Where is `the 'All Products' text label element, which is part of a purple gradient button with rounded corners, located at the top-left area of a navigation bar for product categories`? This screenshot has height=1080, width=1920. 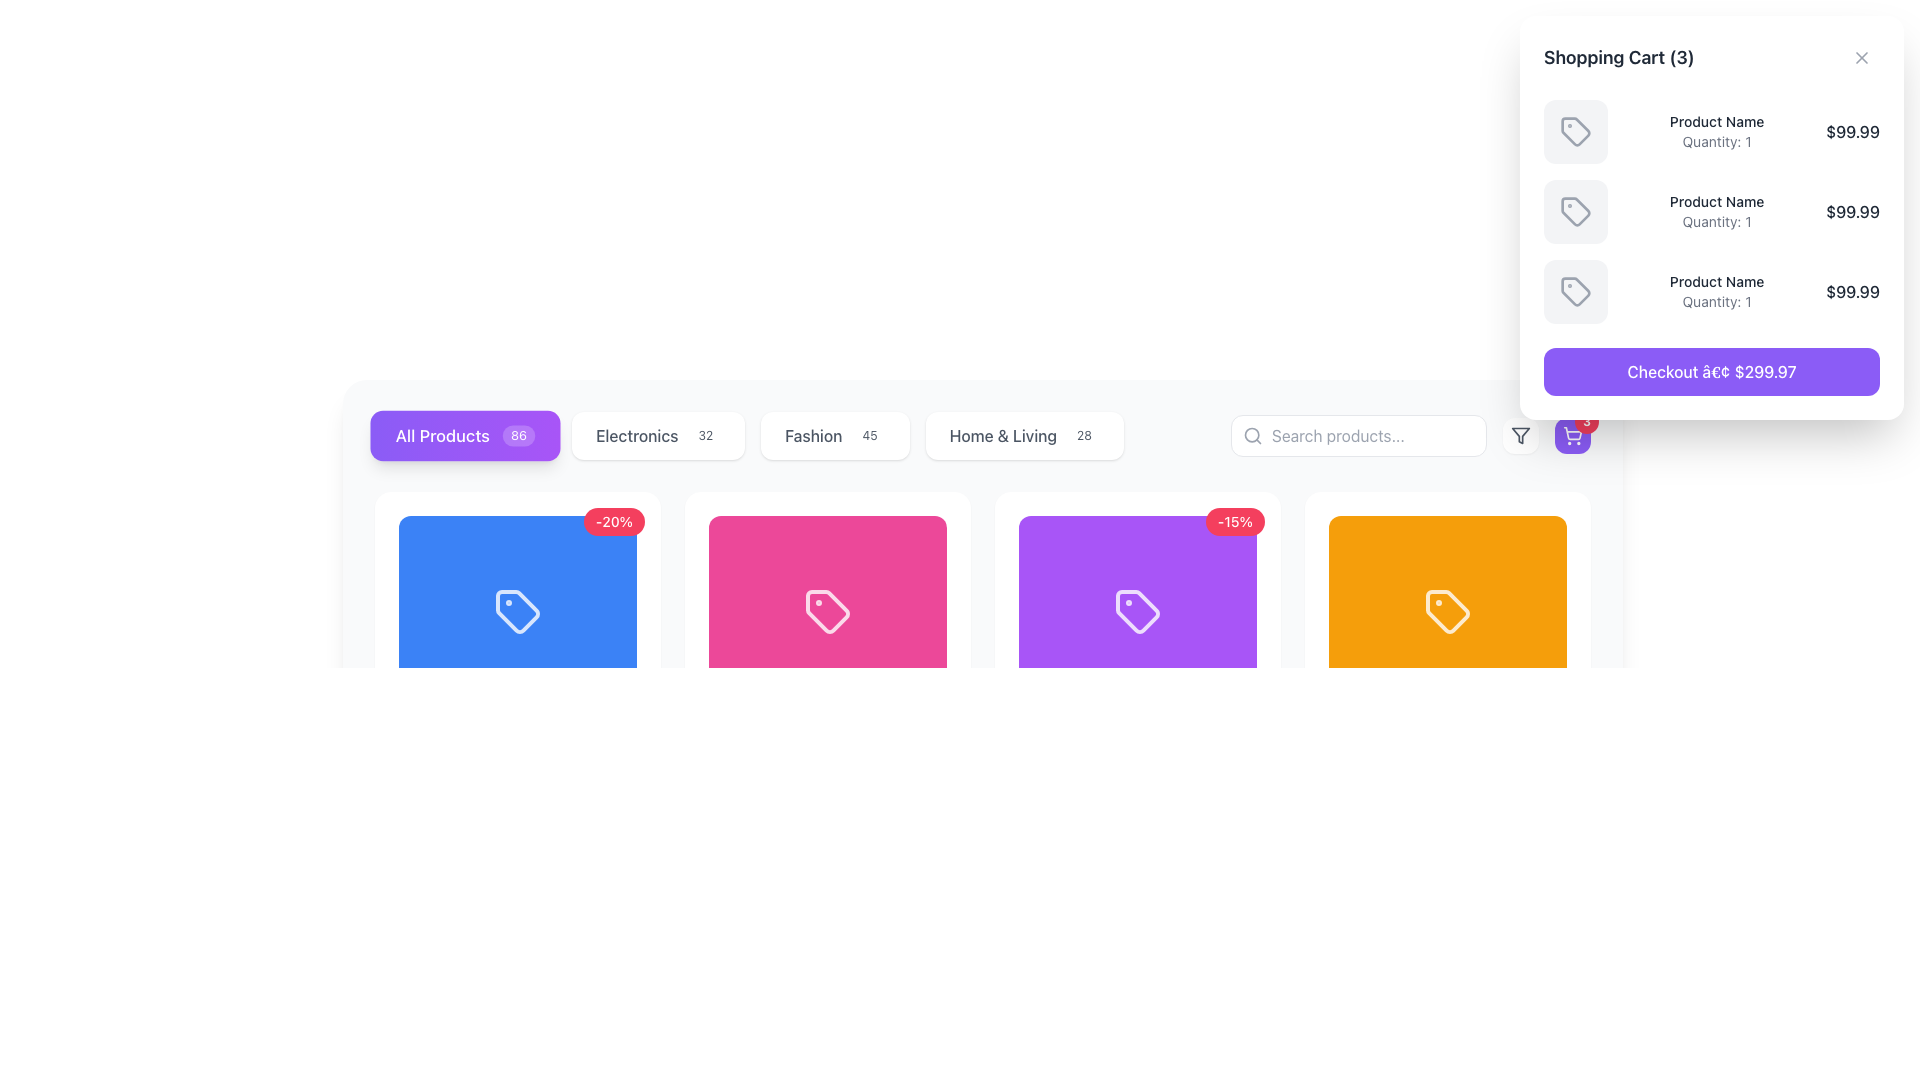
the 'All Products' text label element, which is part of a purple gradient button with rounded corners, located at the top-left area of a navigation bar for product categories is located at coordinates (441, 434).